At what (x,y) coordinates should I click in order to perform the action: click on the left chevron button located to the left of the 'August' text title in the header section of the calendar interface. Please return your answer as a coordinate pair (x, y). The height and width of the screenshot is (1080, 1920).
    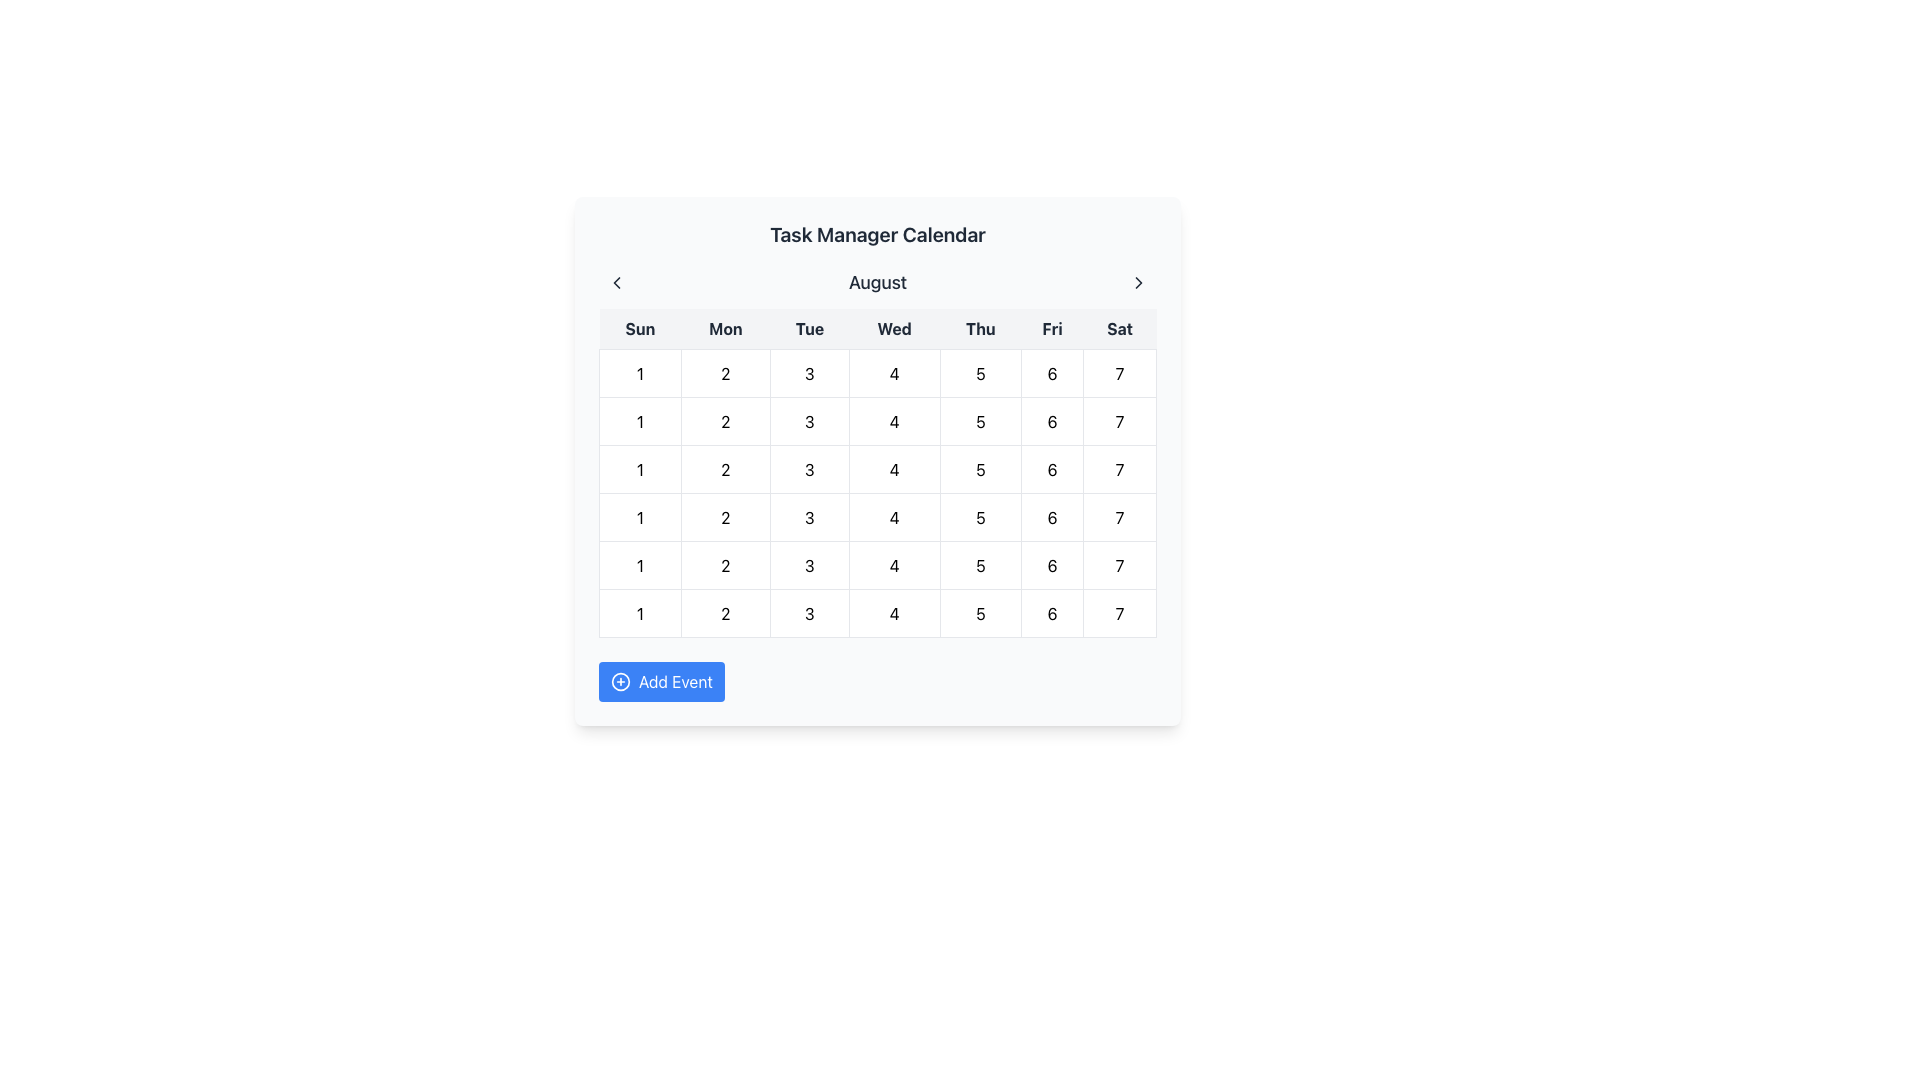
    Looking at the image, I should click on (616, 282).